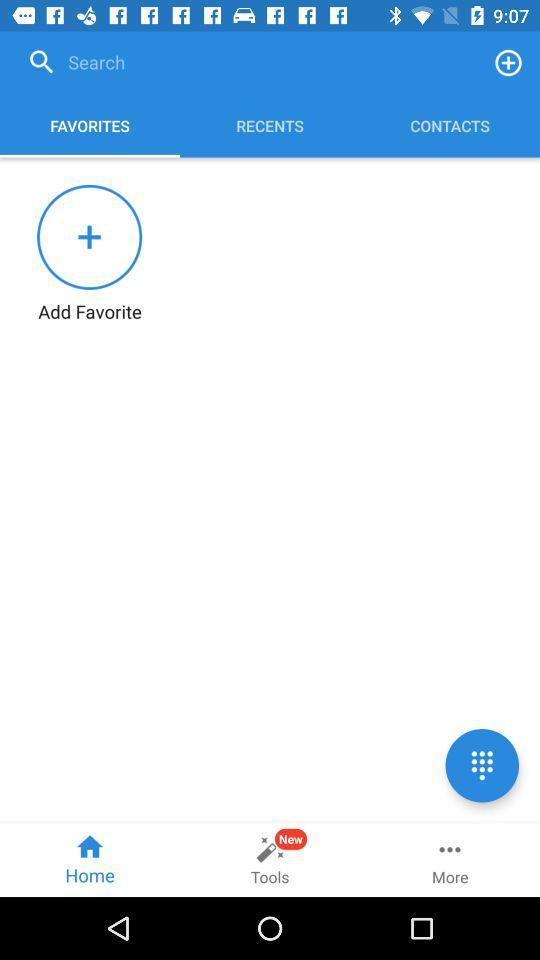 This screenshot has height=960, width=540. I want to click on number pad option, so click(481, 764).